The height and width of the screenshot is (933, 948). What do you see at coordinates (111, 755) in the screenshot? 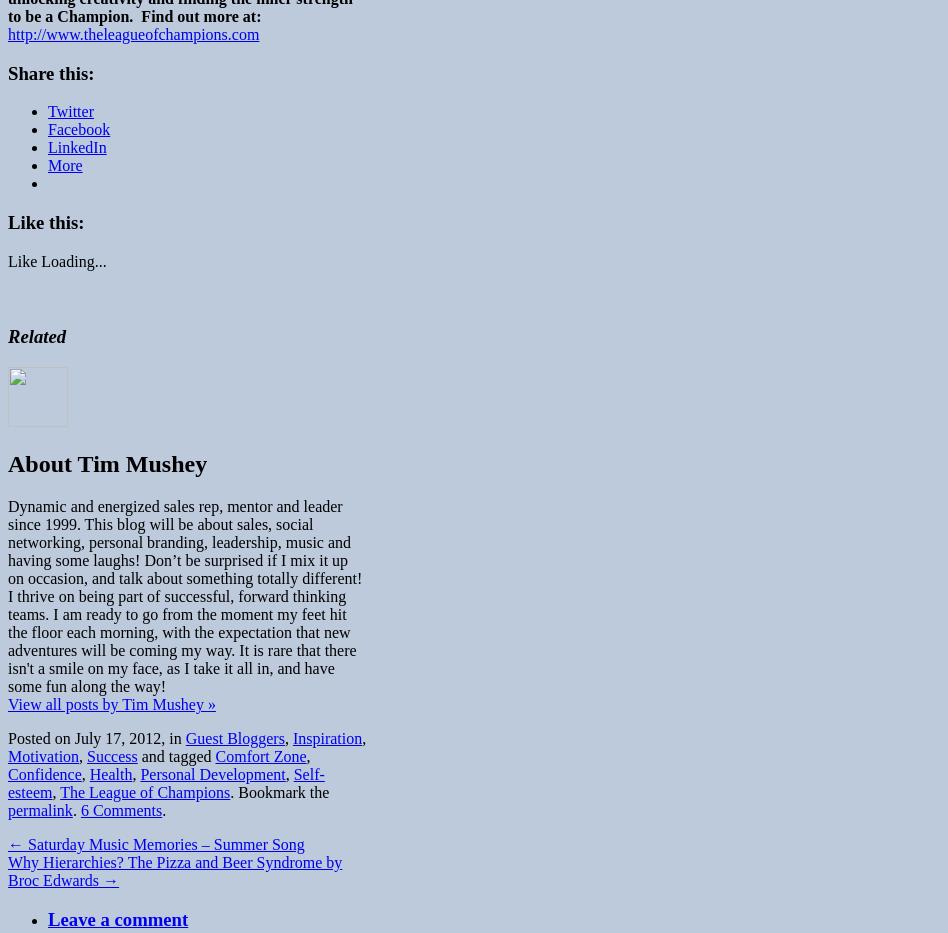
I see `'Success'` at bounding box center [111, 755].